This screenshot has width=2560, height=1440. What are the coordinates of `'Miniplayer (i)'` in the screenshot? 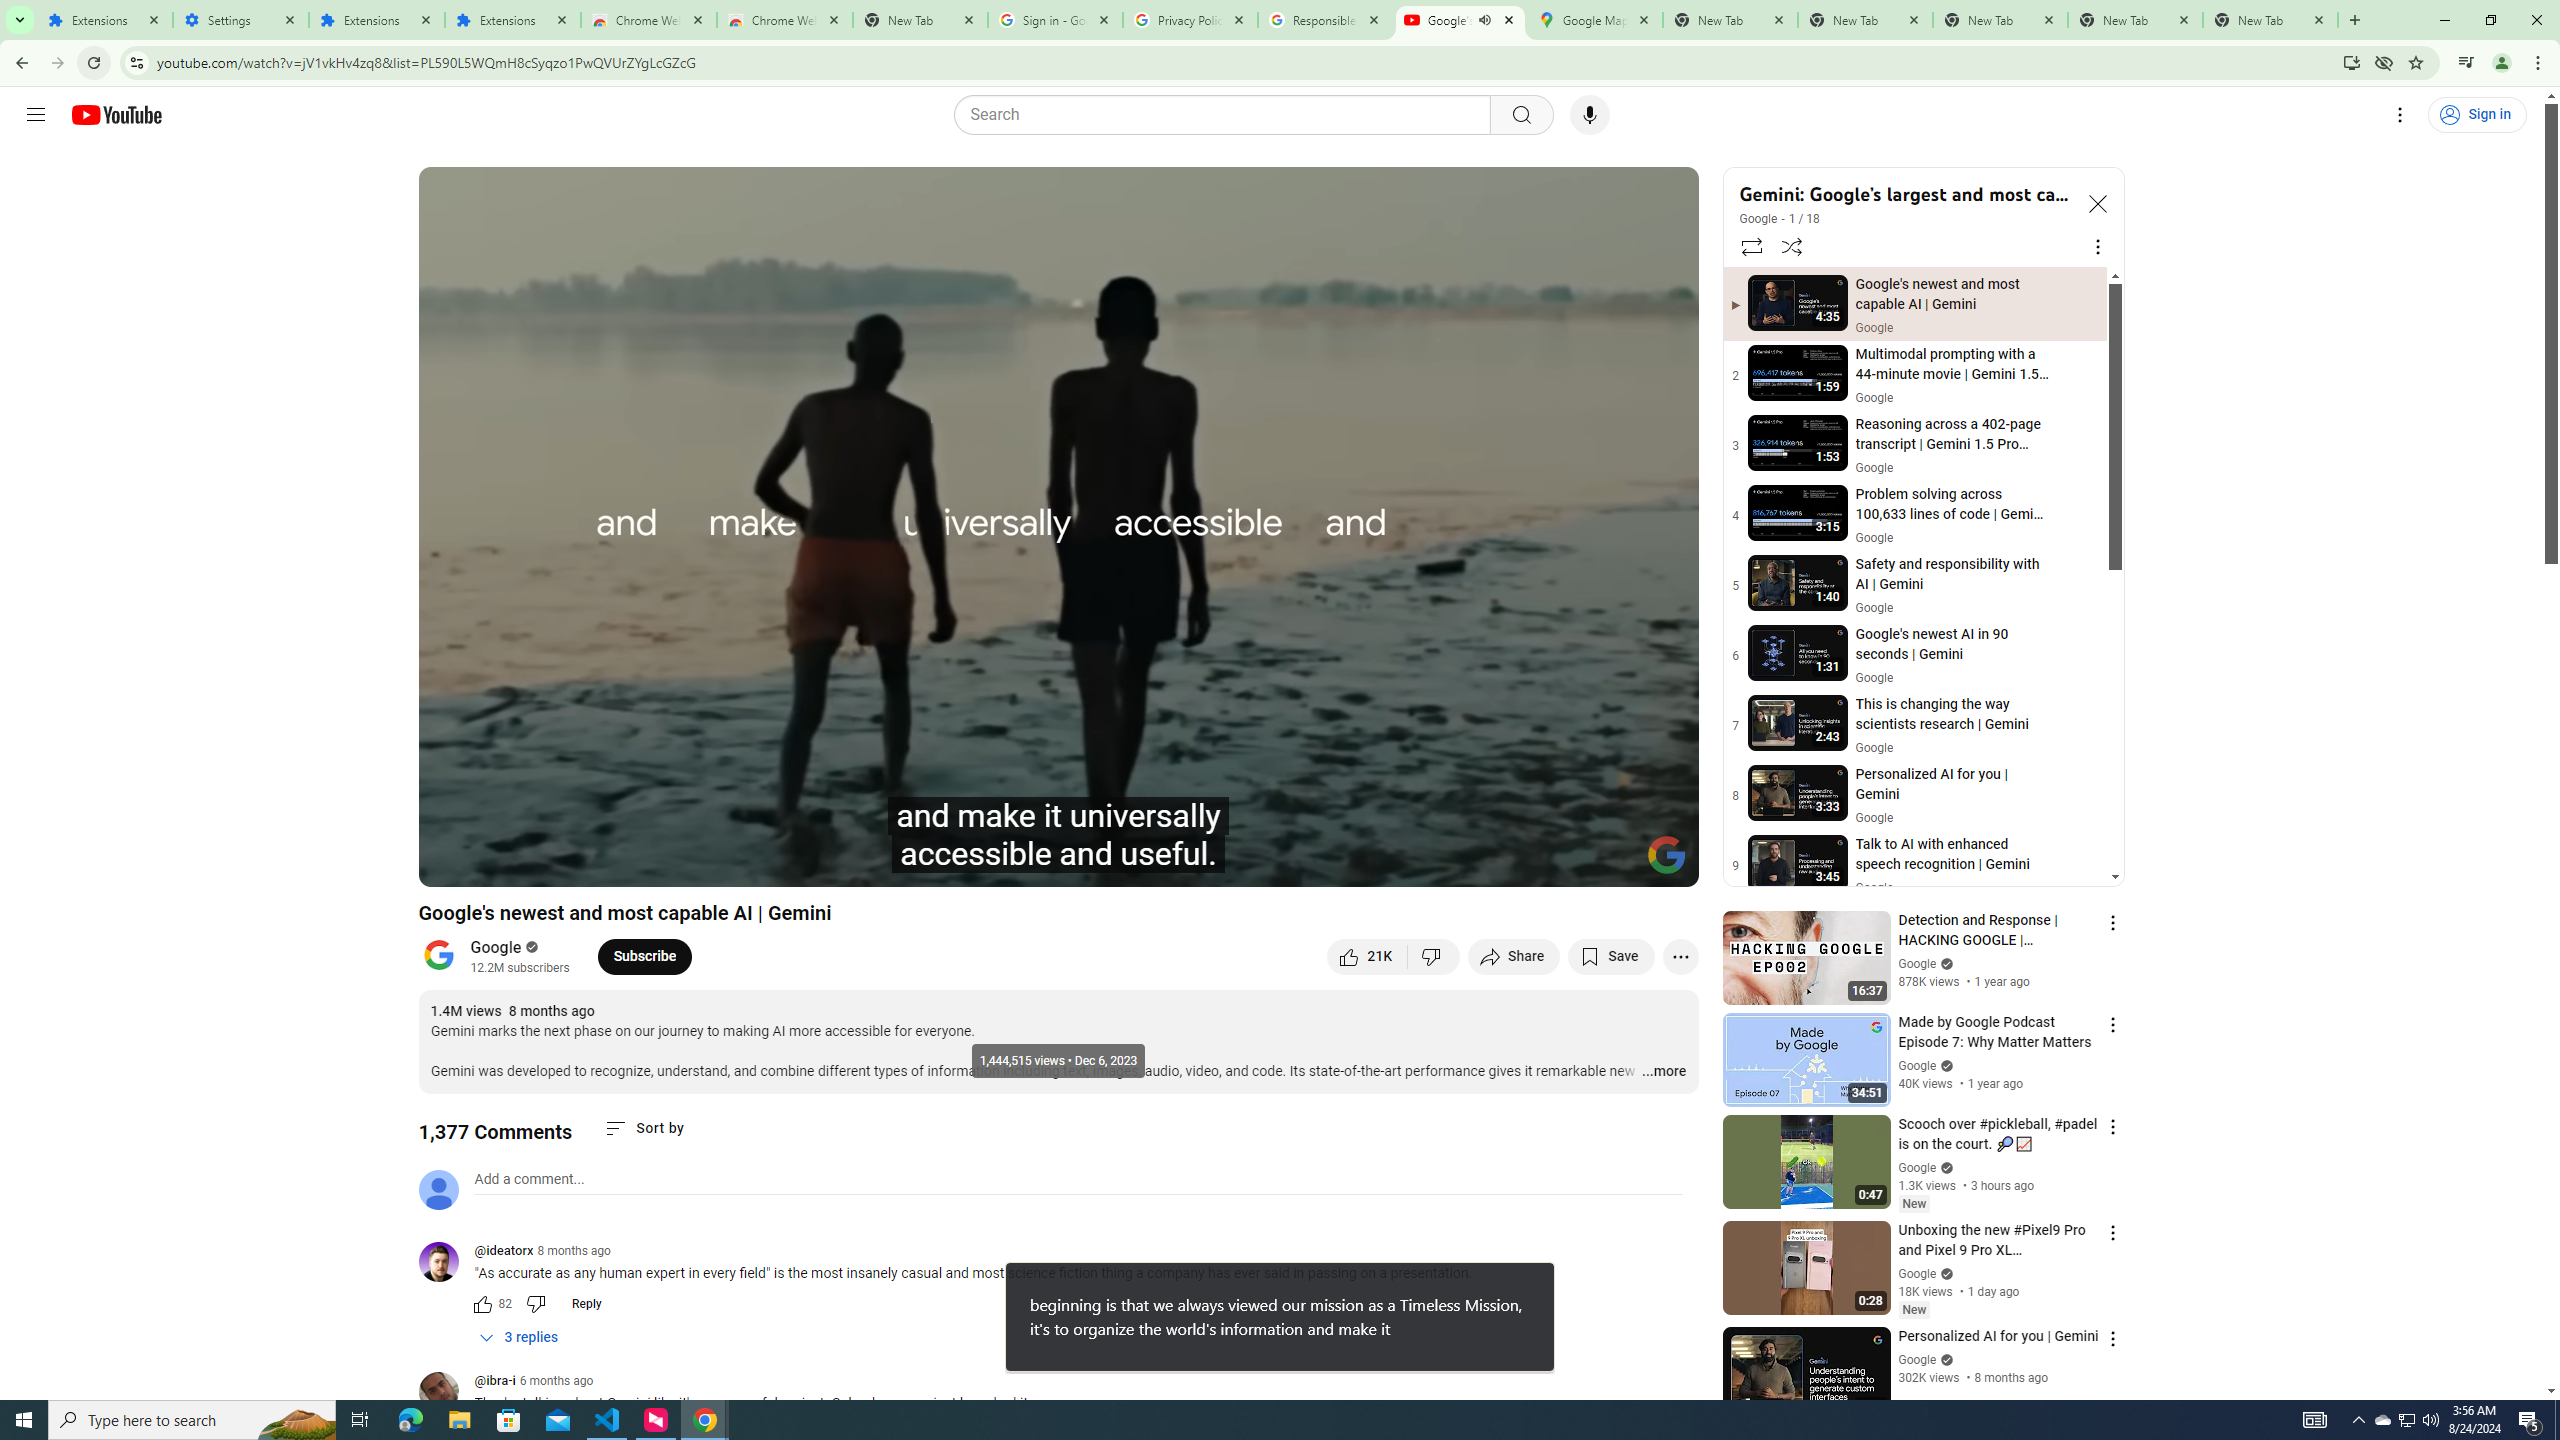 It's located at (1565, 862).